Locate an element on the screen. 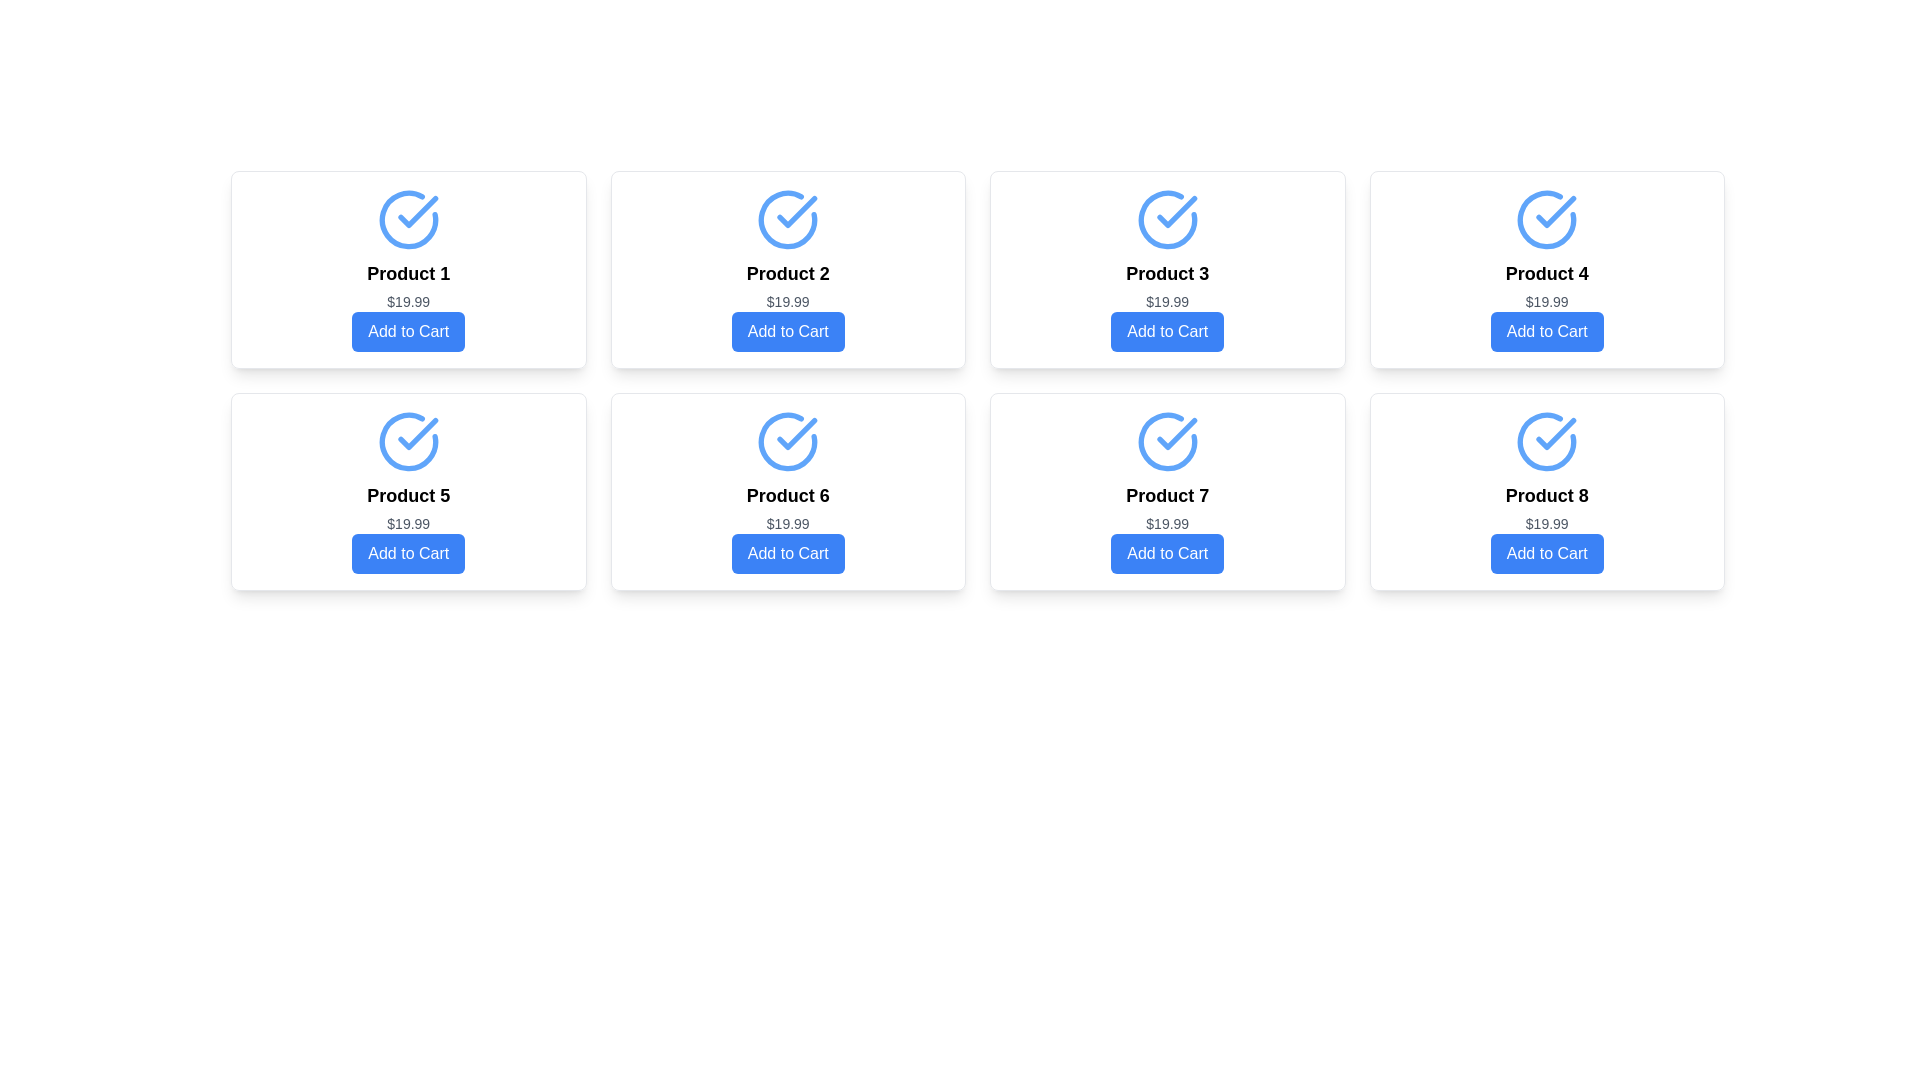 This screenshot has width=1920, height=1080. the blue circular checkmark icon located within the 'Product 5' card in the second row, first column of the product grid is located at coordinates (407, 441).